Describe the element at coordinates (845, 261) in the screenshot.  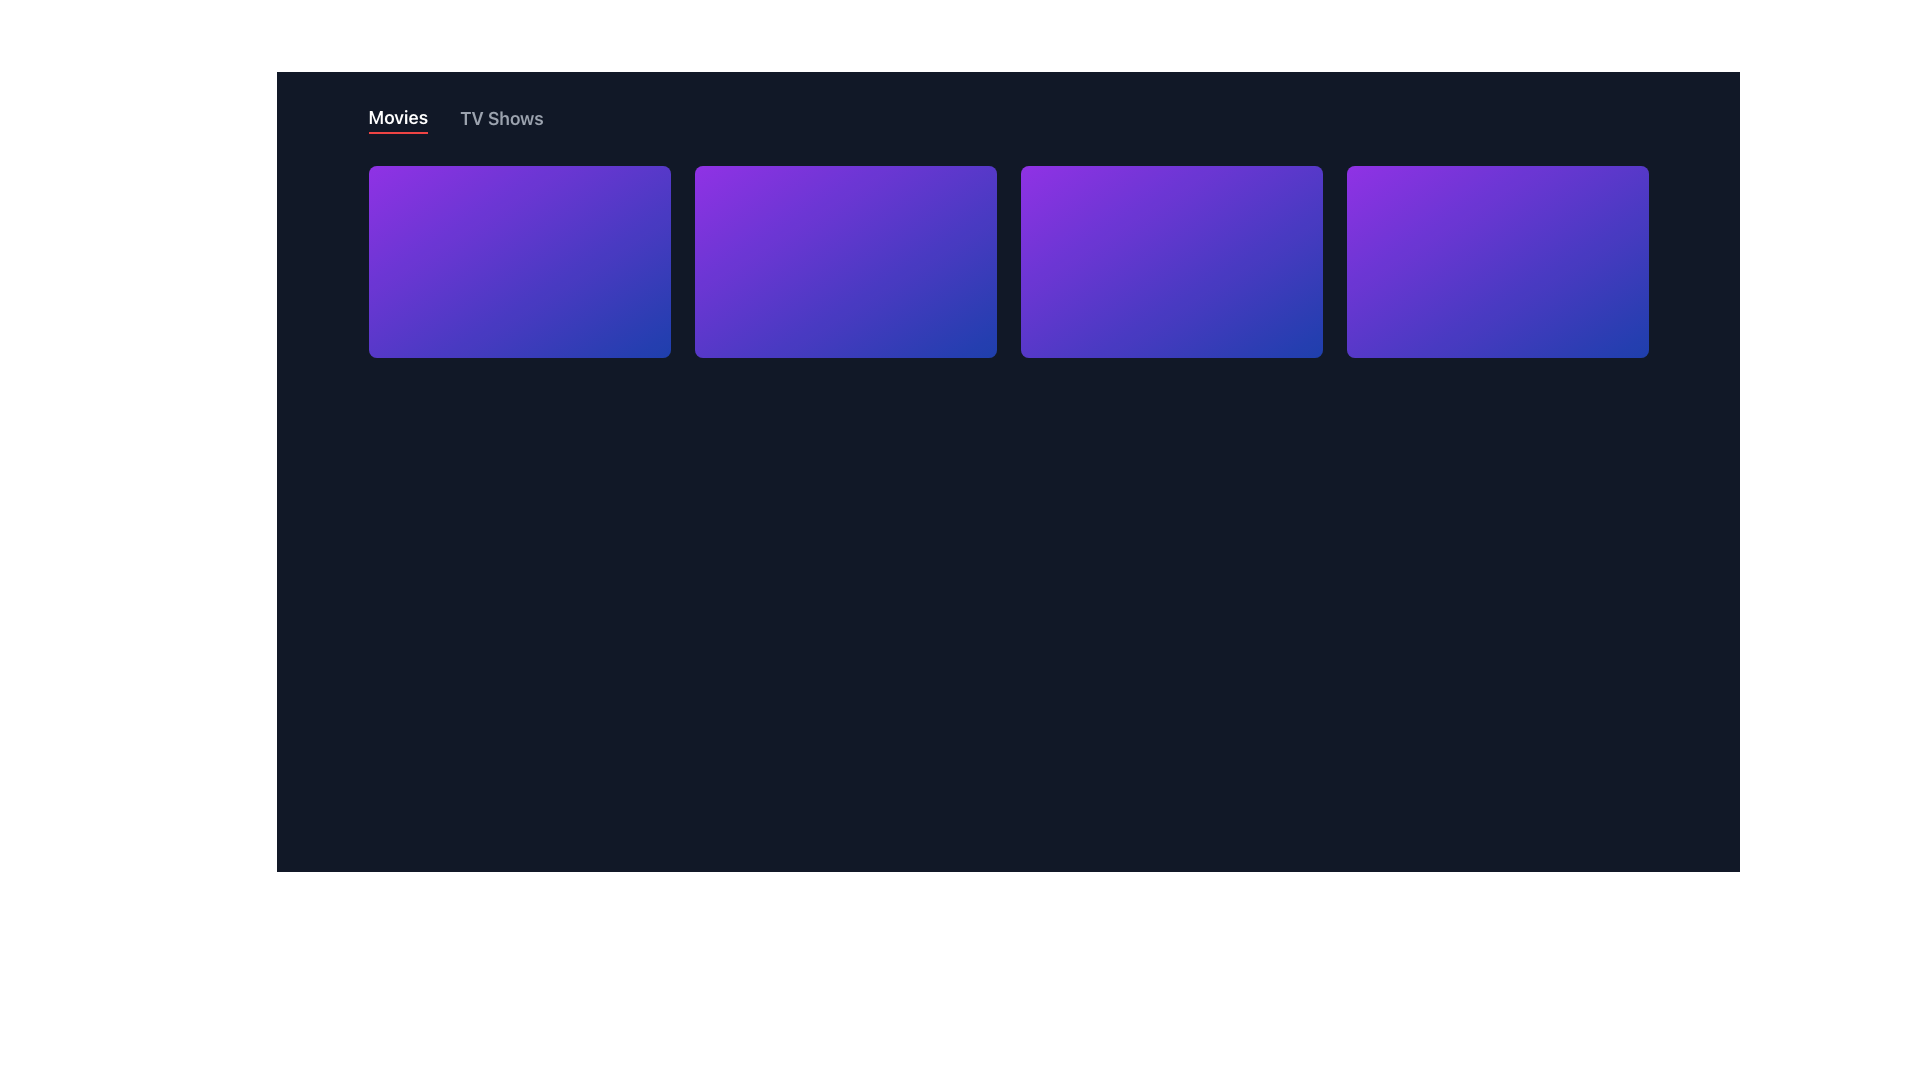
I see `the second clickable card in the grid, which displays details about the movie 'Dune'` at that location.